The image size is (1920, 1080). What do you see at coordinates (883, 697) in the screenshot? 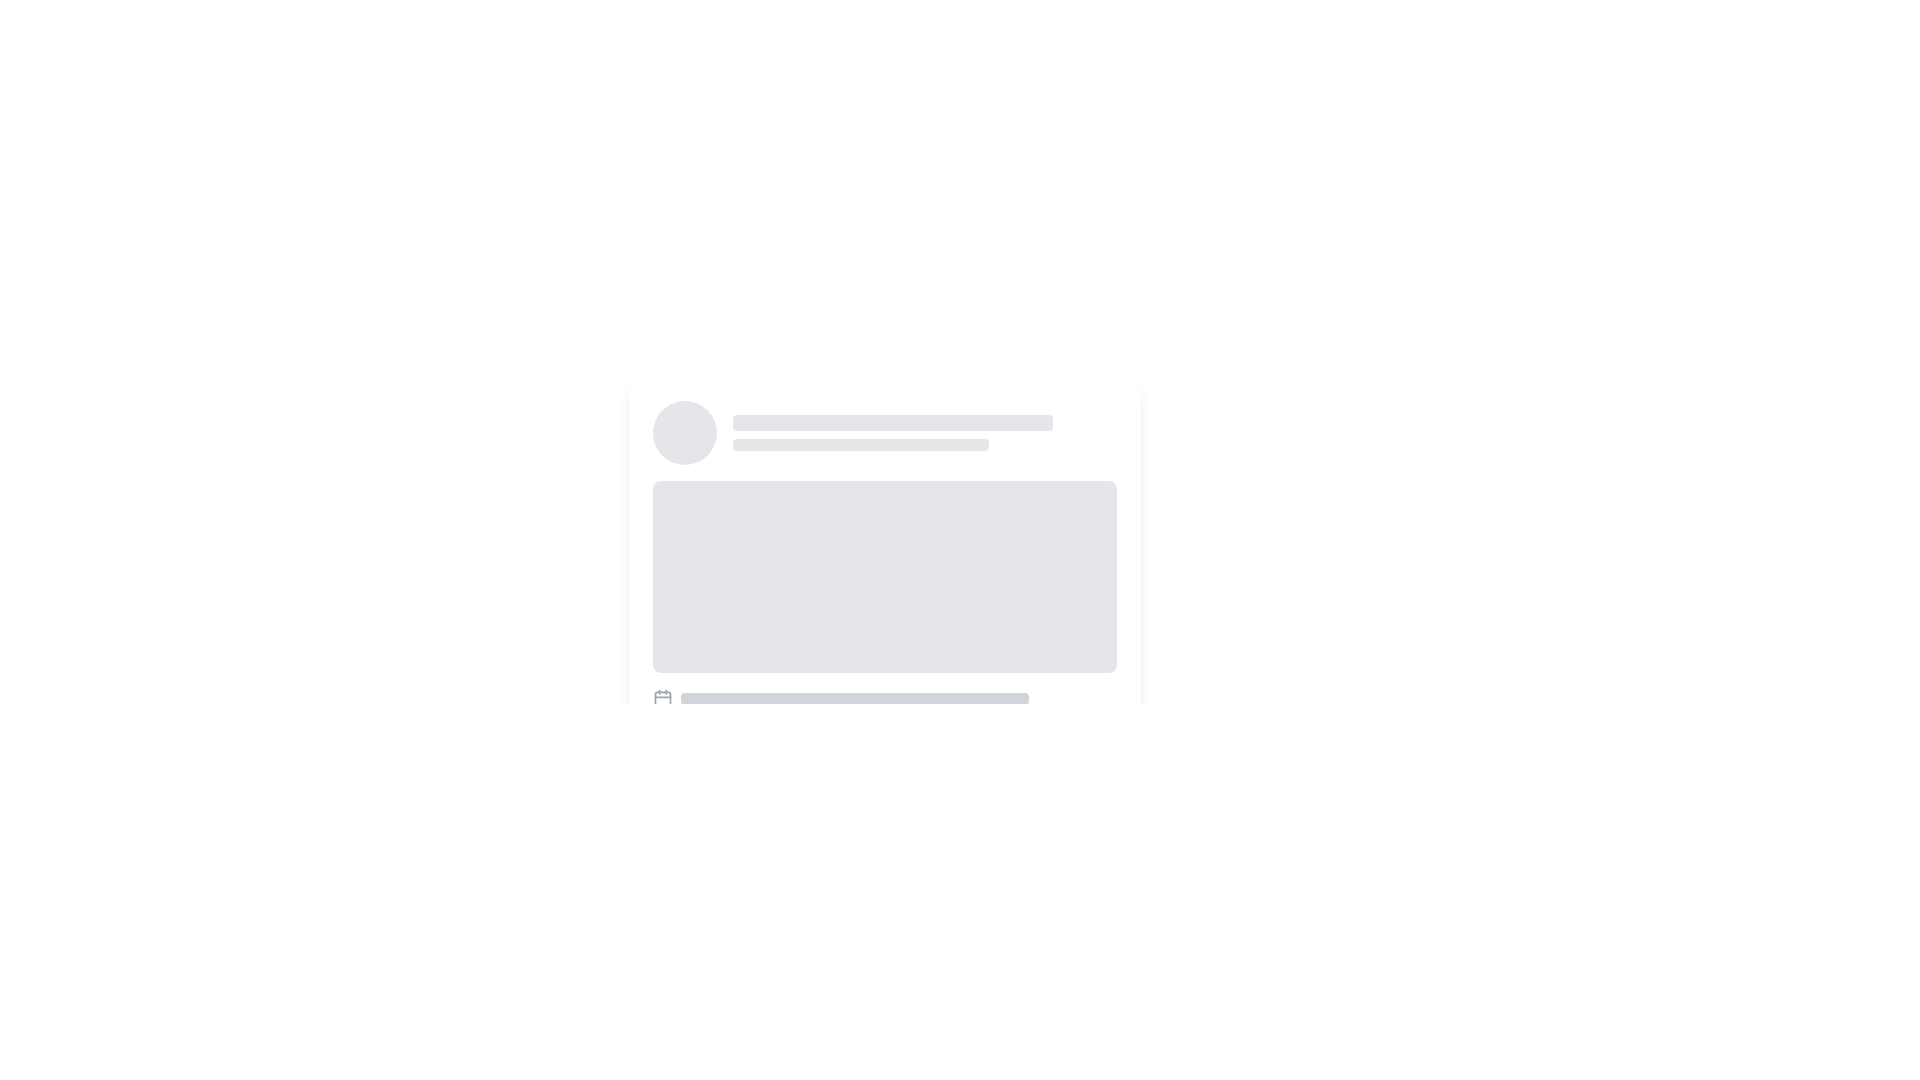
I see `the calendar icon in the Icon and progress placeholder component to receive more information about the scheduled time or date` at bounding box center [883, 697].